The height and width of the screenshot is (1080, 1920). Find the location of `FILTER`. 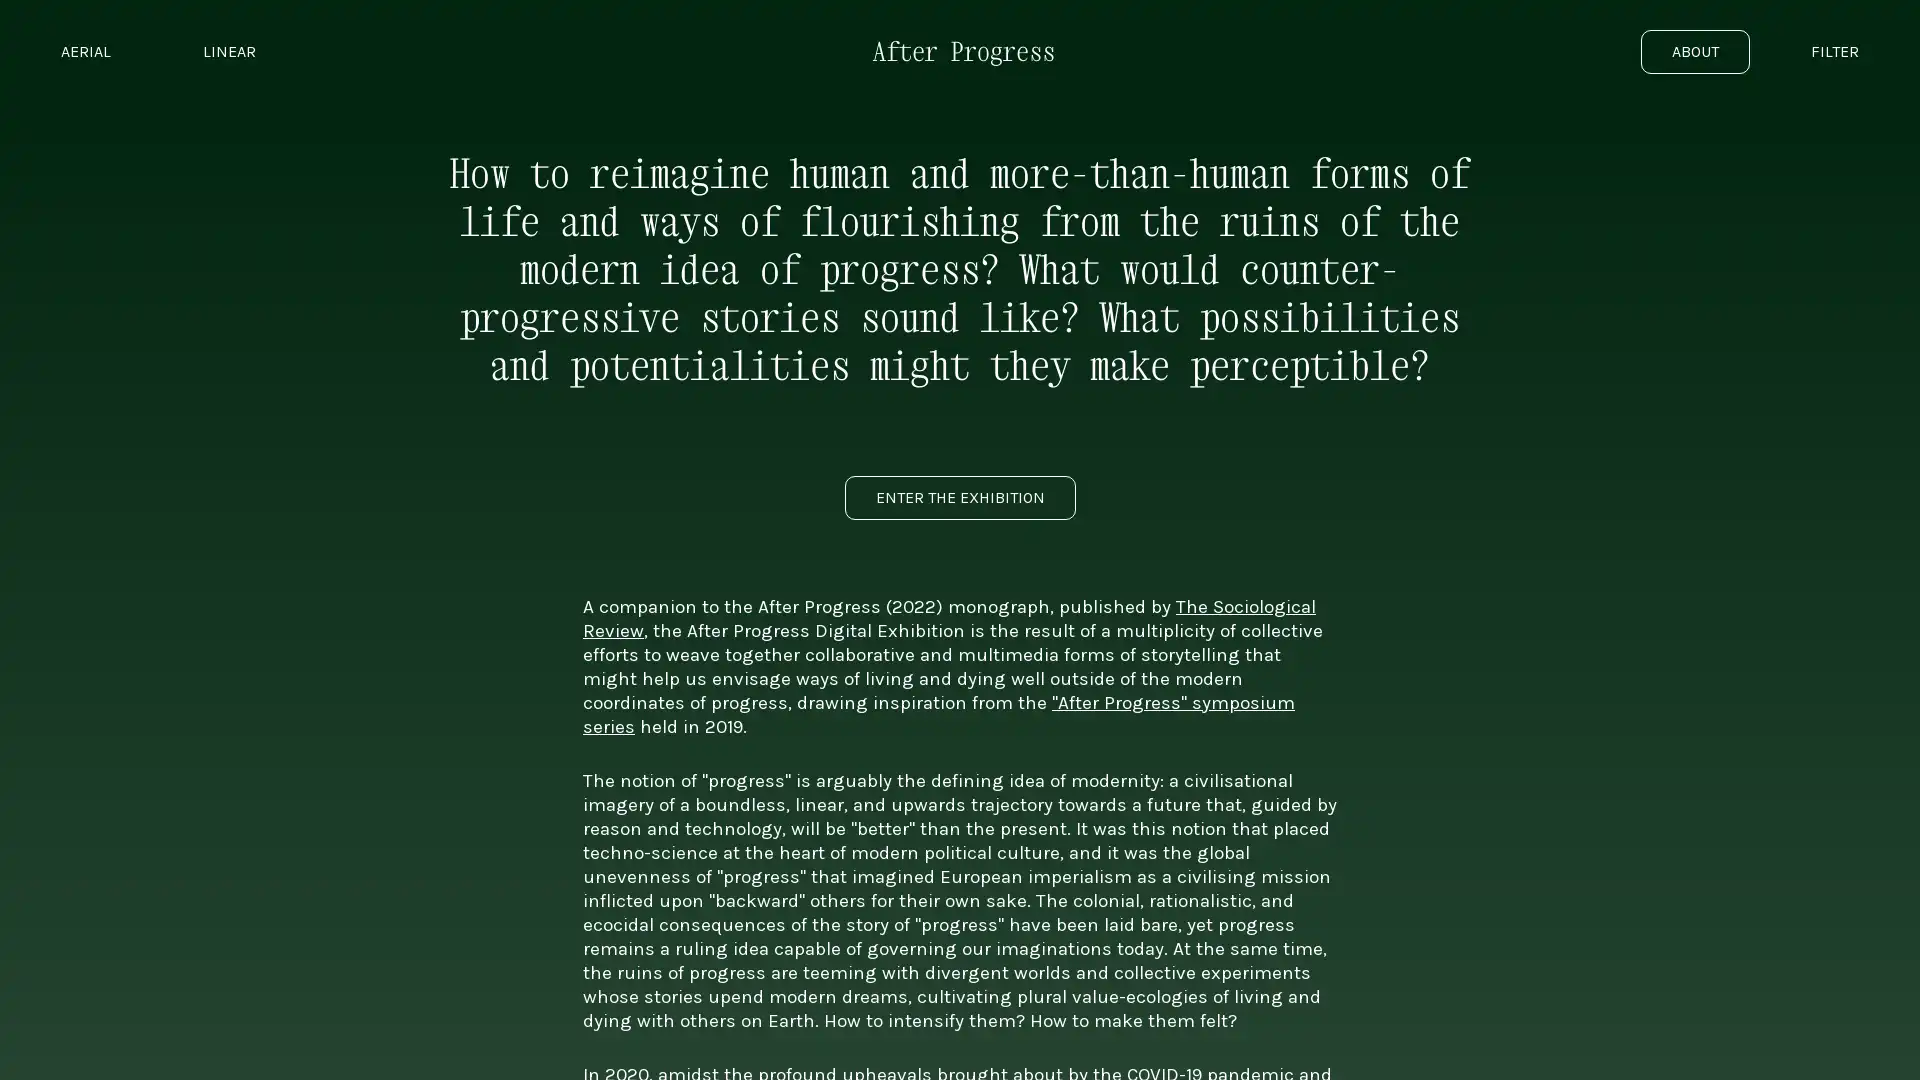

FILTER is located at coordinates (1834, 50).